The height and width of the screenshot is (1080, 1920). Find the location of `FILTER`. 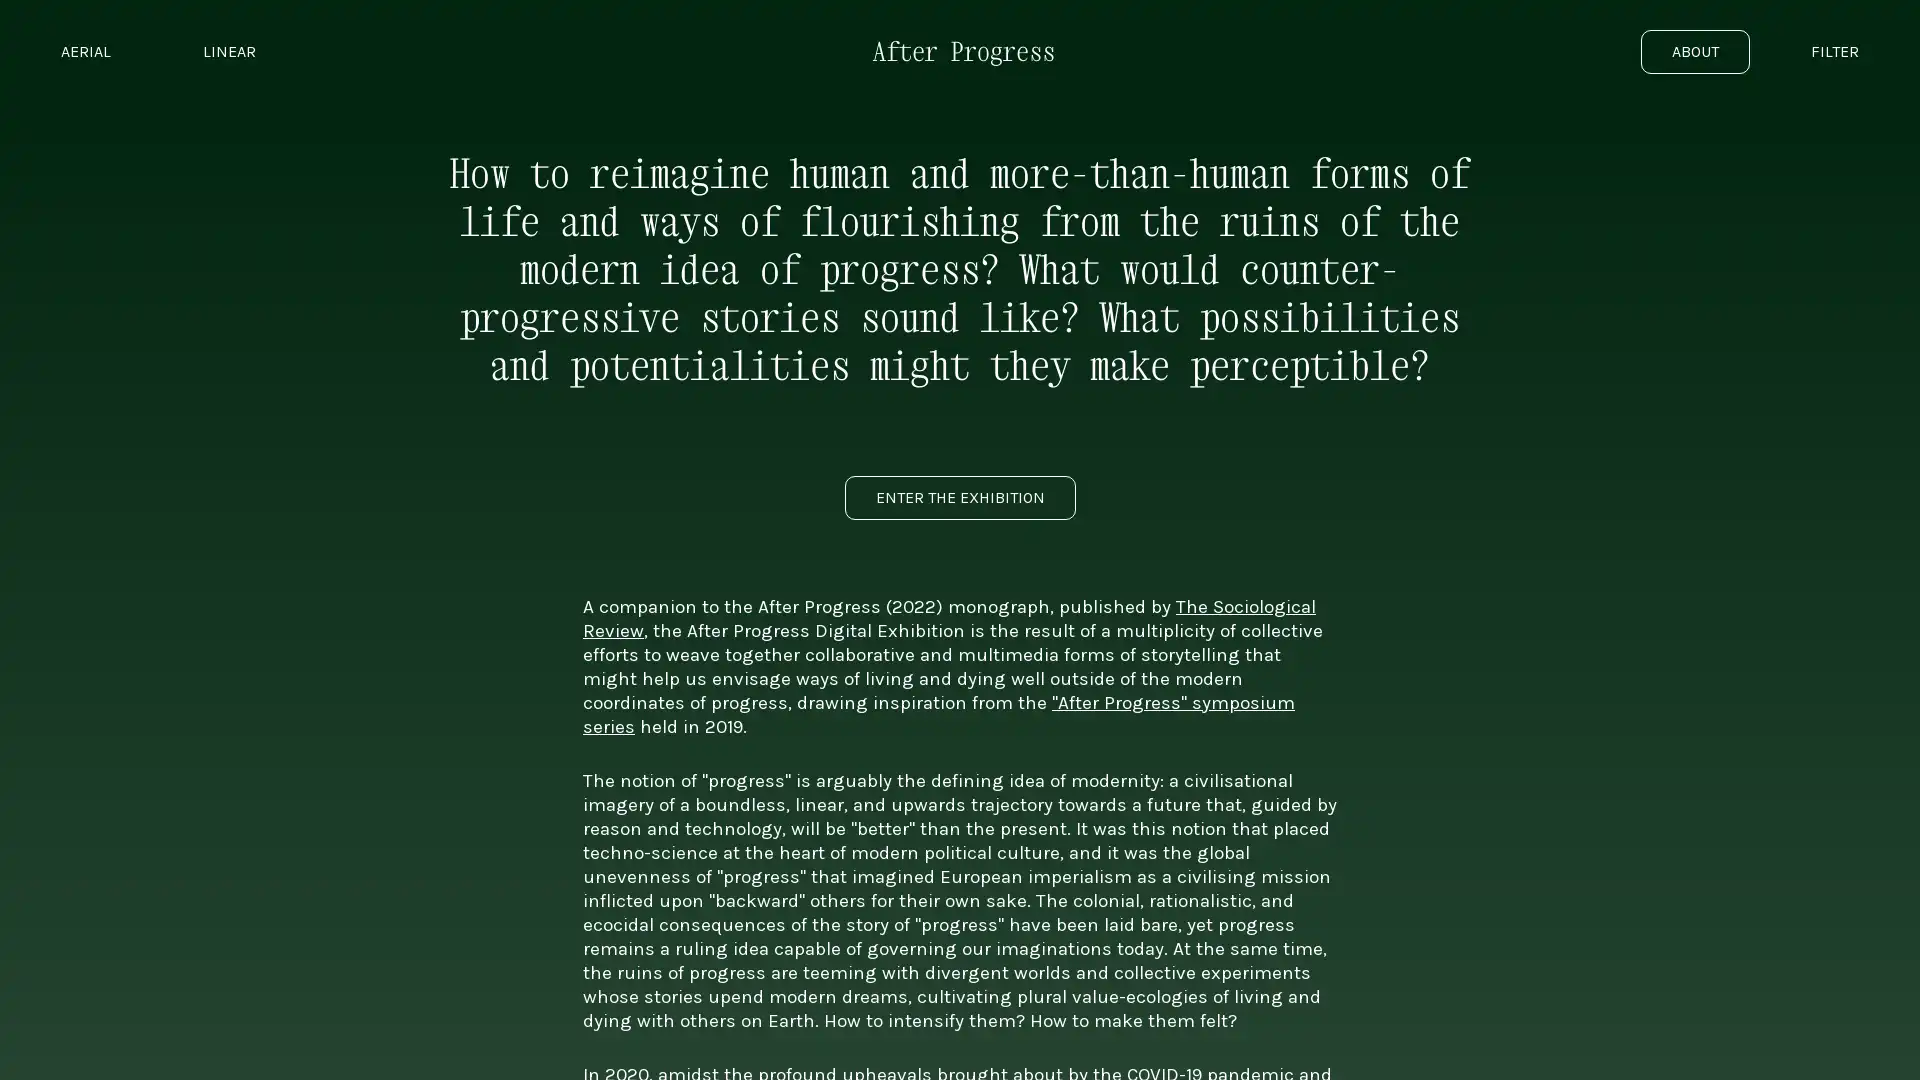

FILTER is located at coordinates (1834, 50).